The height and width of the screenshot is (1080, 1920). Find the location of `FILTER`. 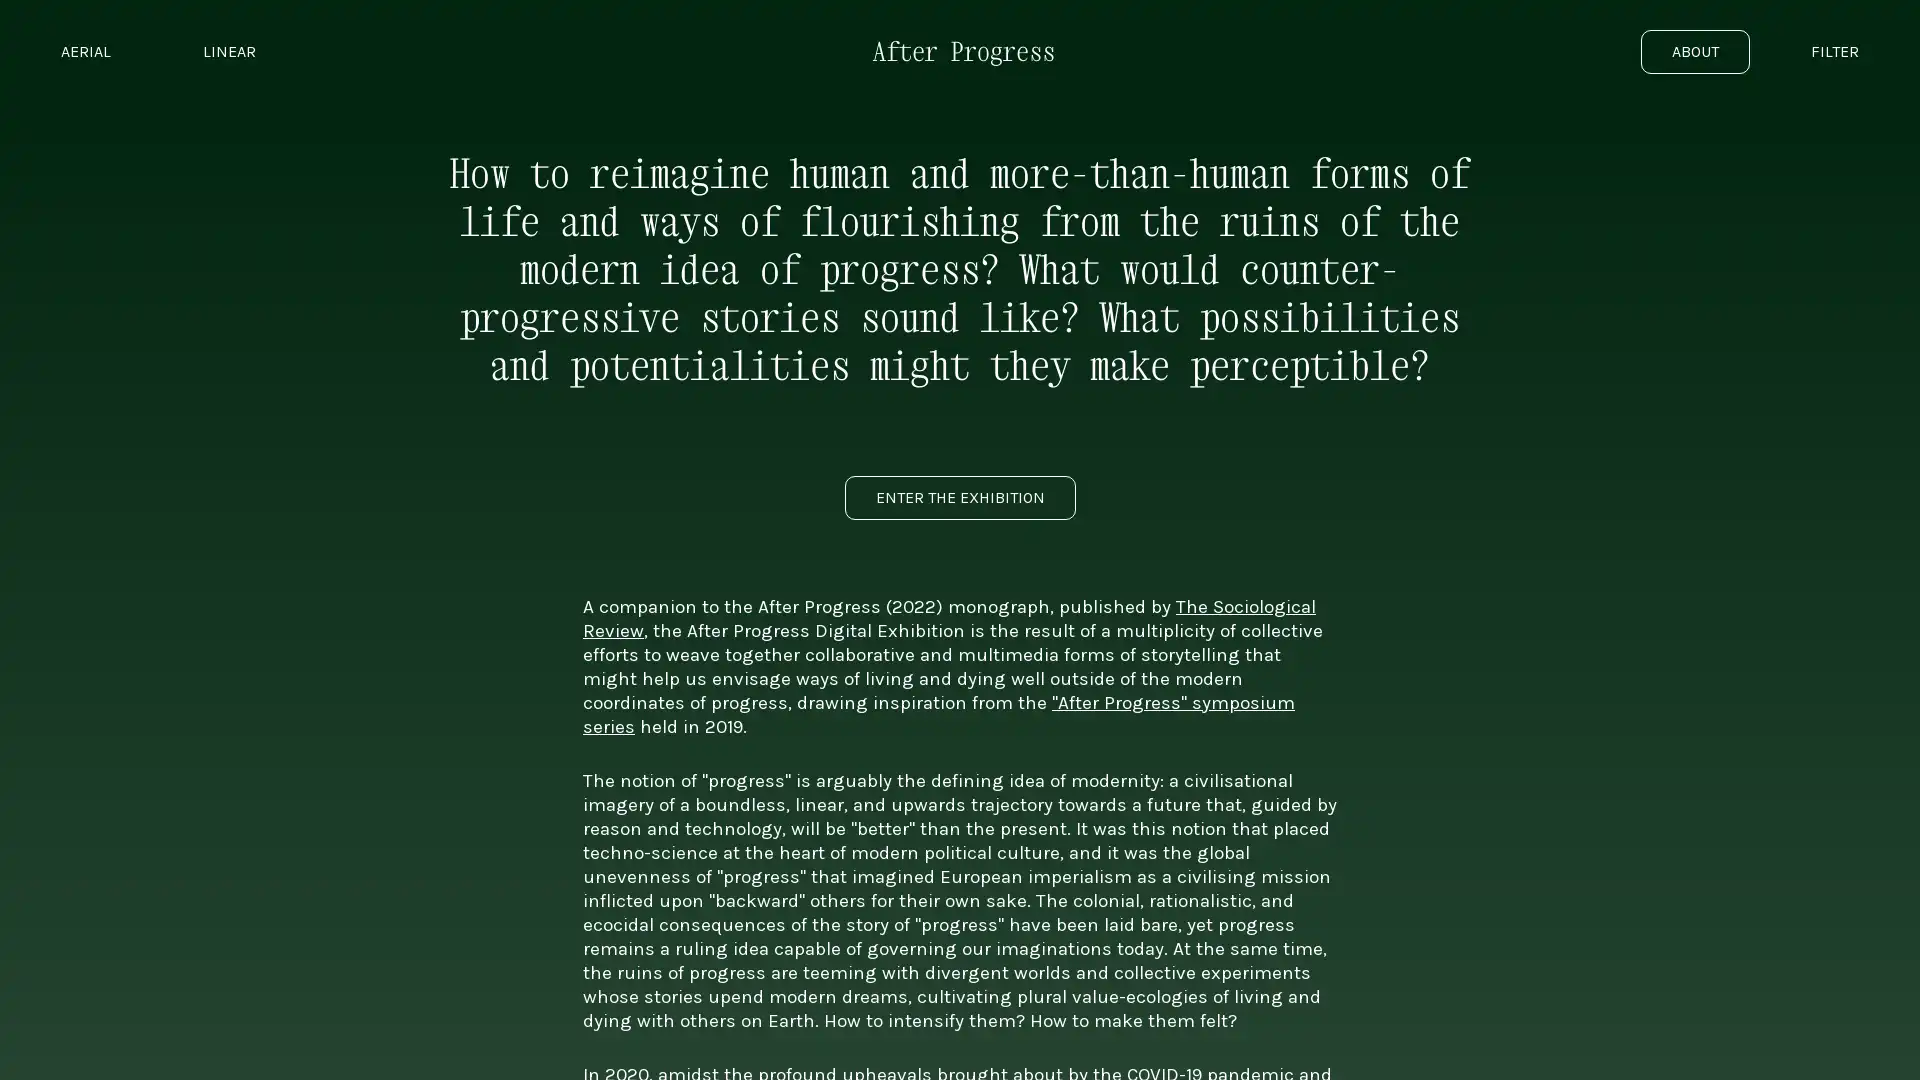

FILTER is located at coordinates (1834, 50).